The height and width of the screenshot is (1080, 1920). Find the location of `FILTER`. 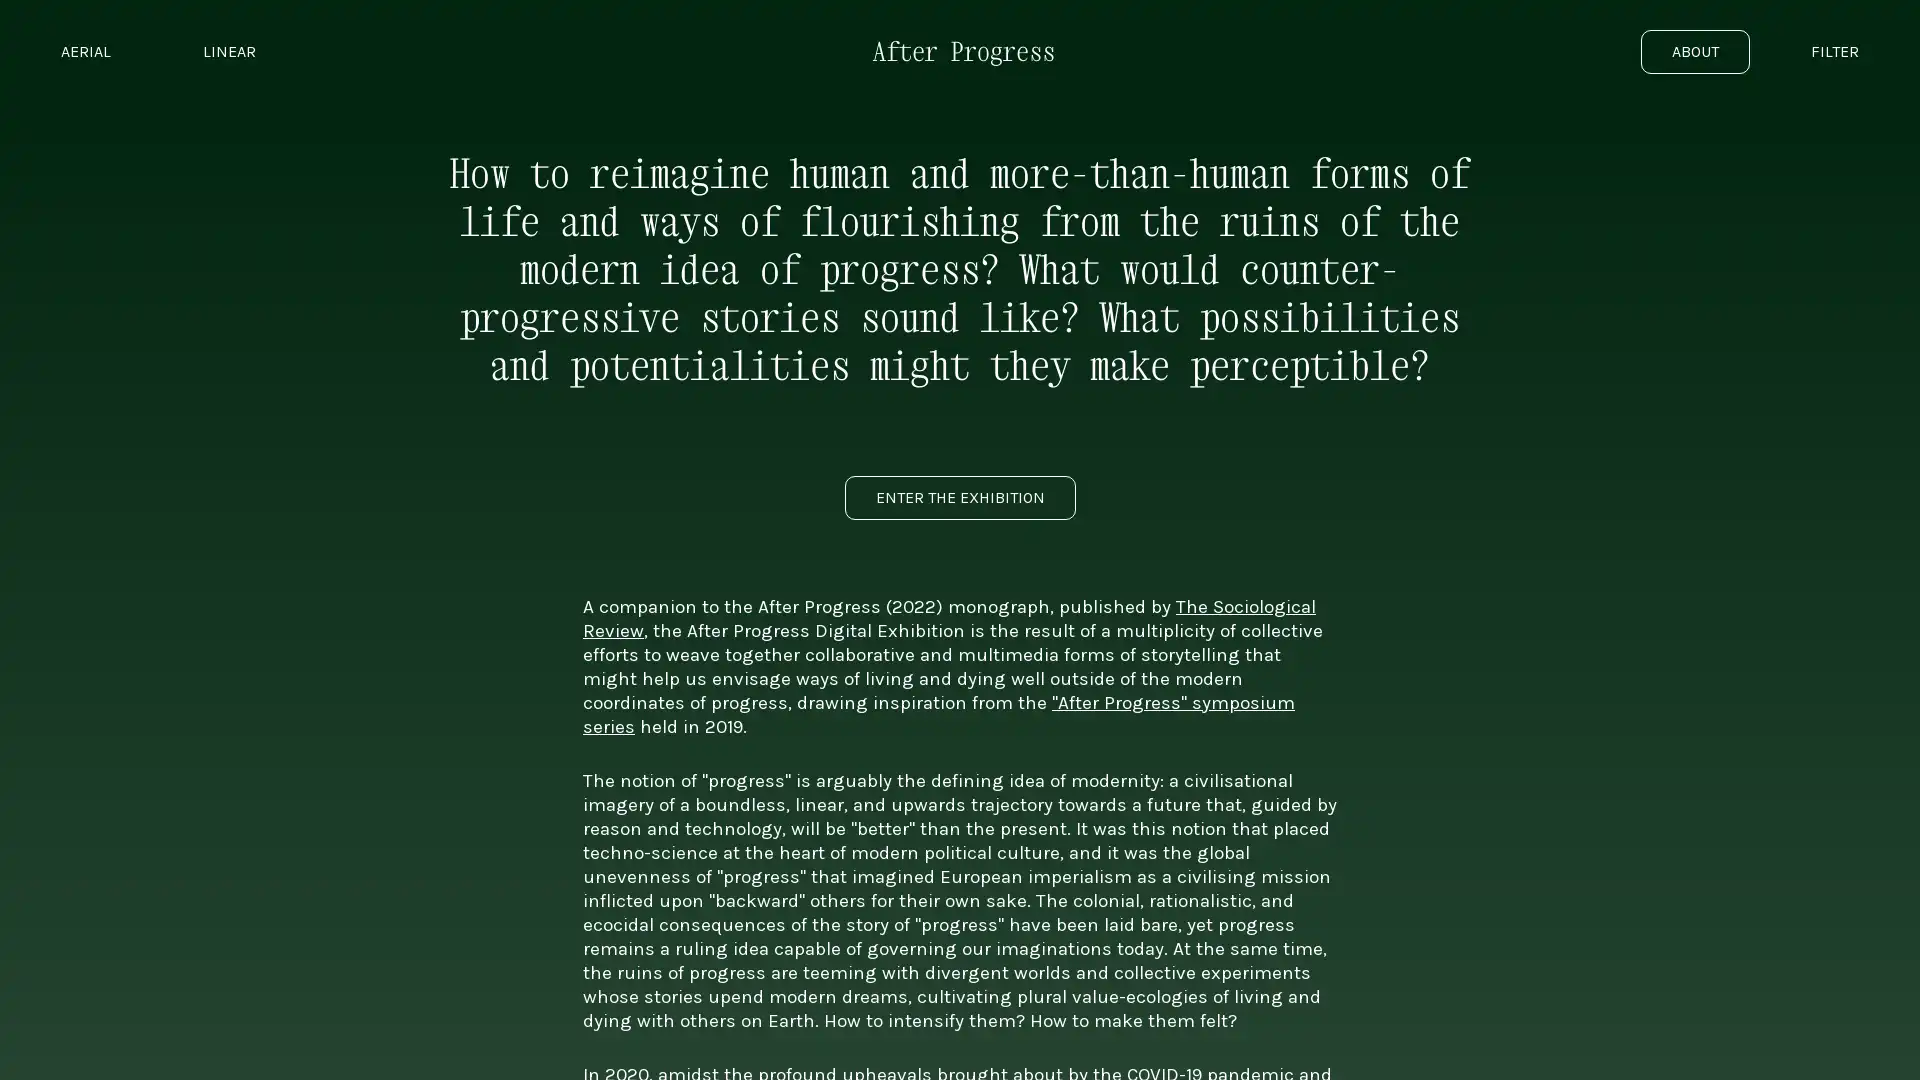

FILTER is located at coordinates (1834, 50).